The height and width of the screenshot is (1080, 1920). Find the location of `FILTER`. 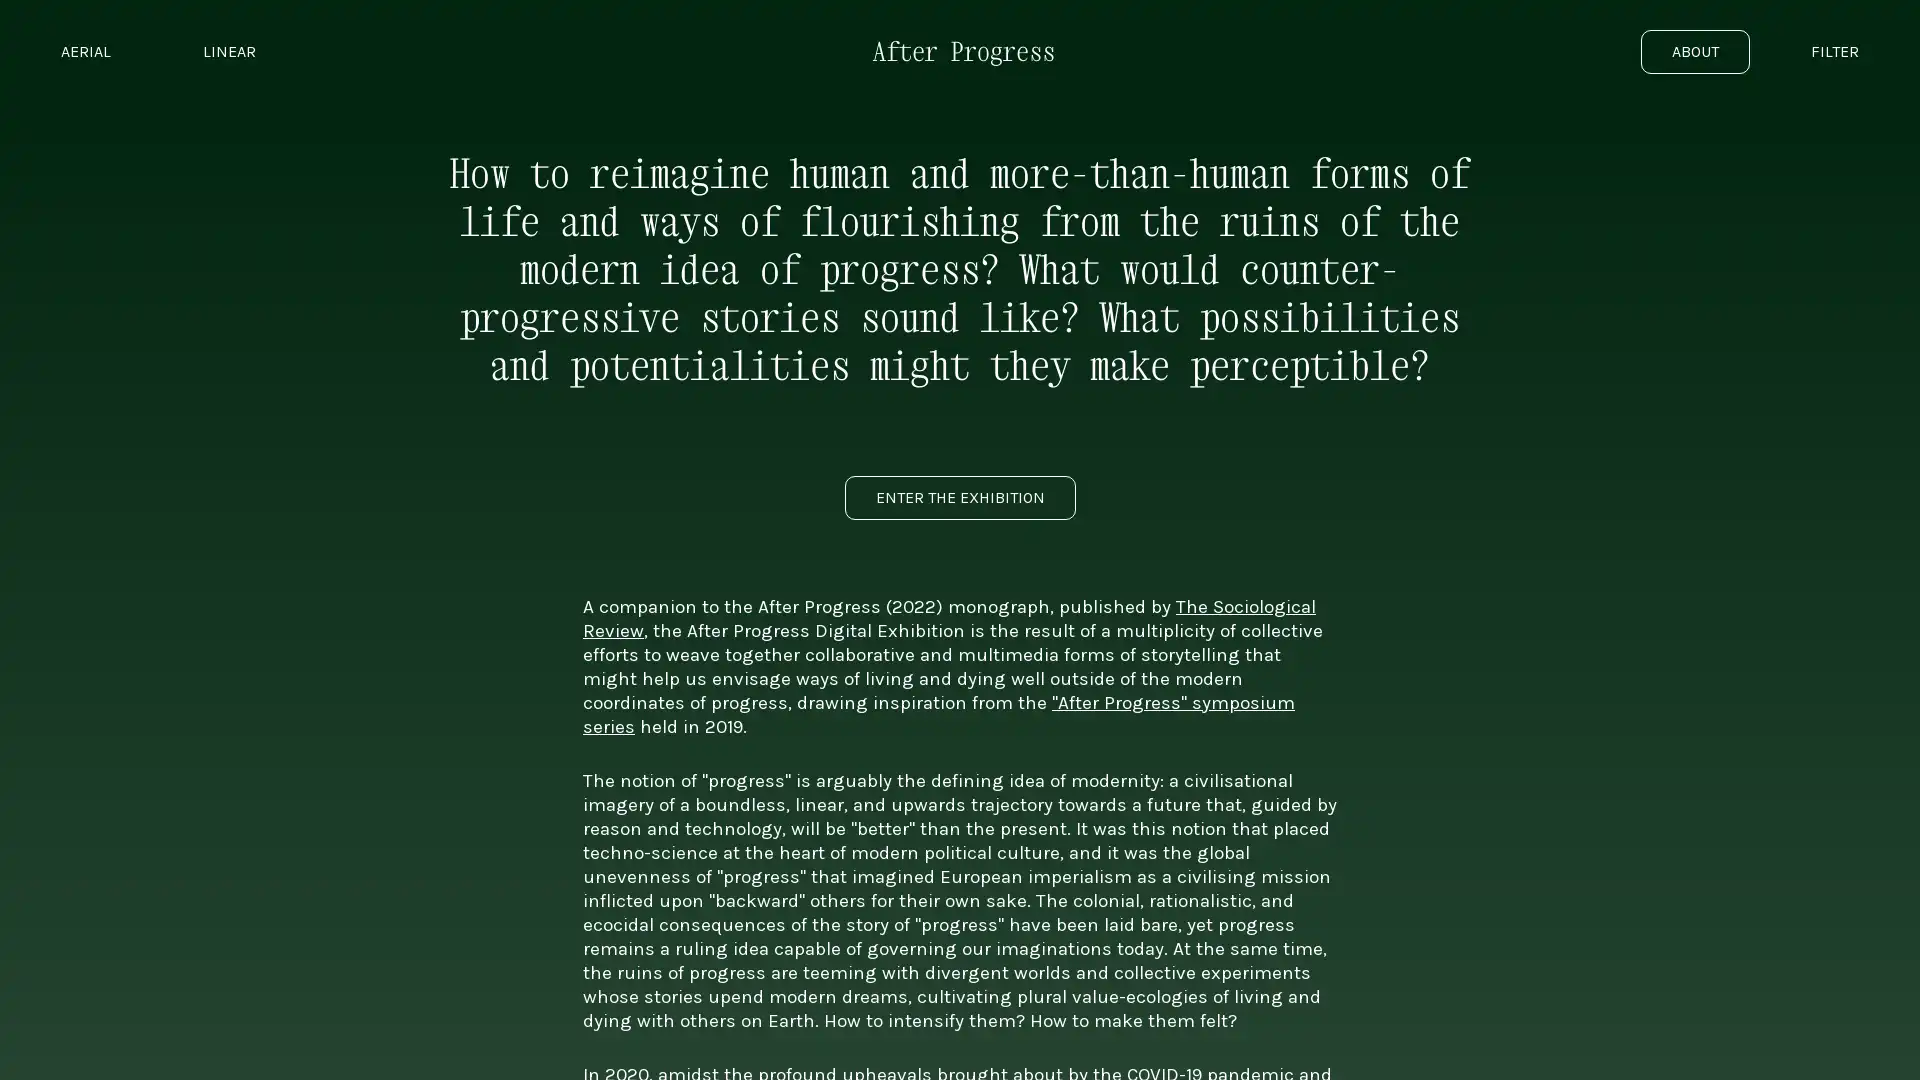

FILTER is located at coordinates (1834, 50).